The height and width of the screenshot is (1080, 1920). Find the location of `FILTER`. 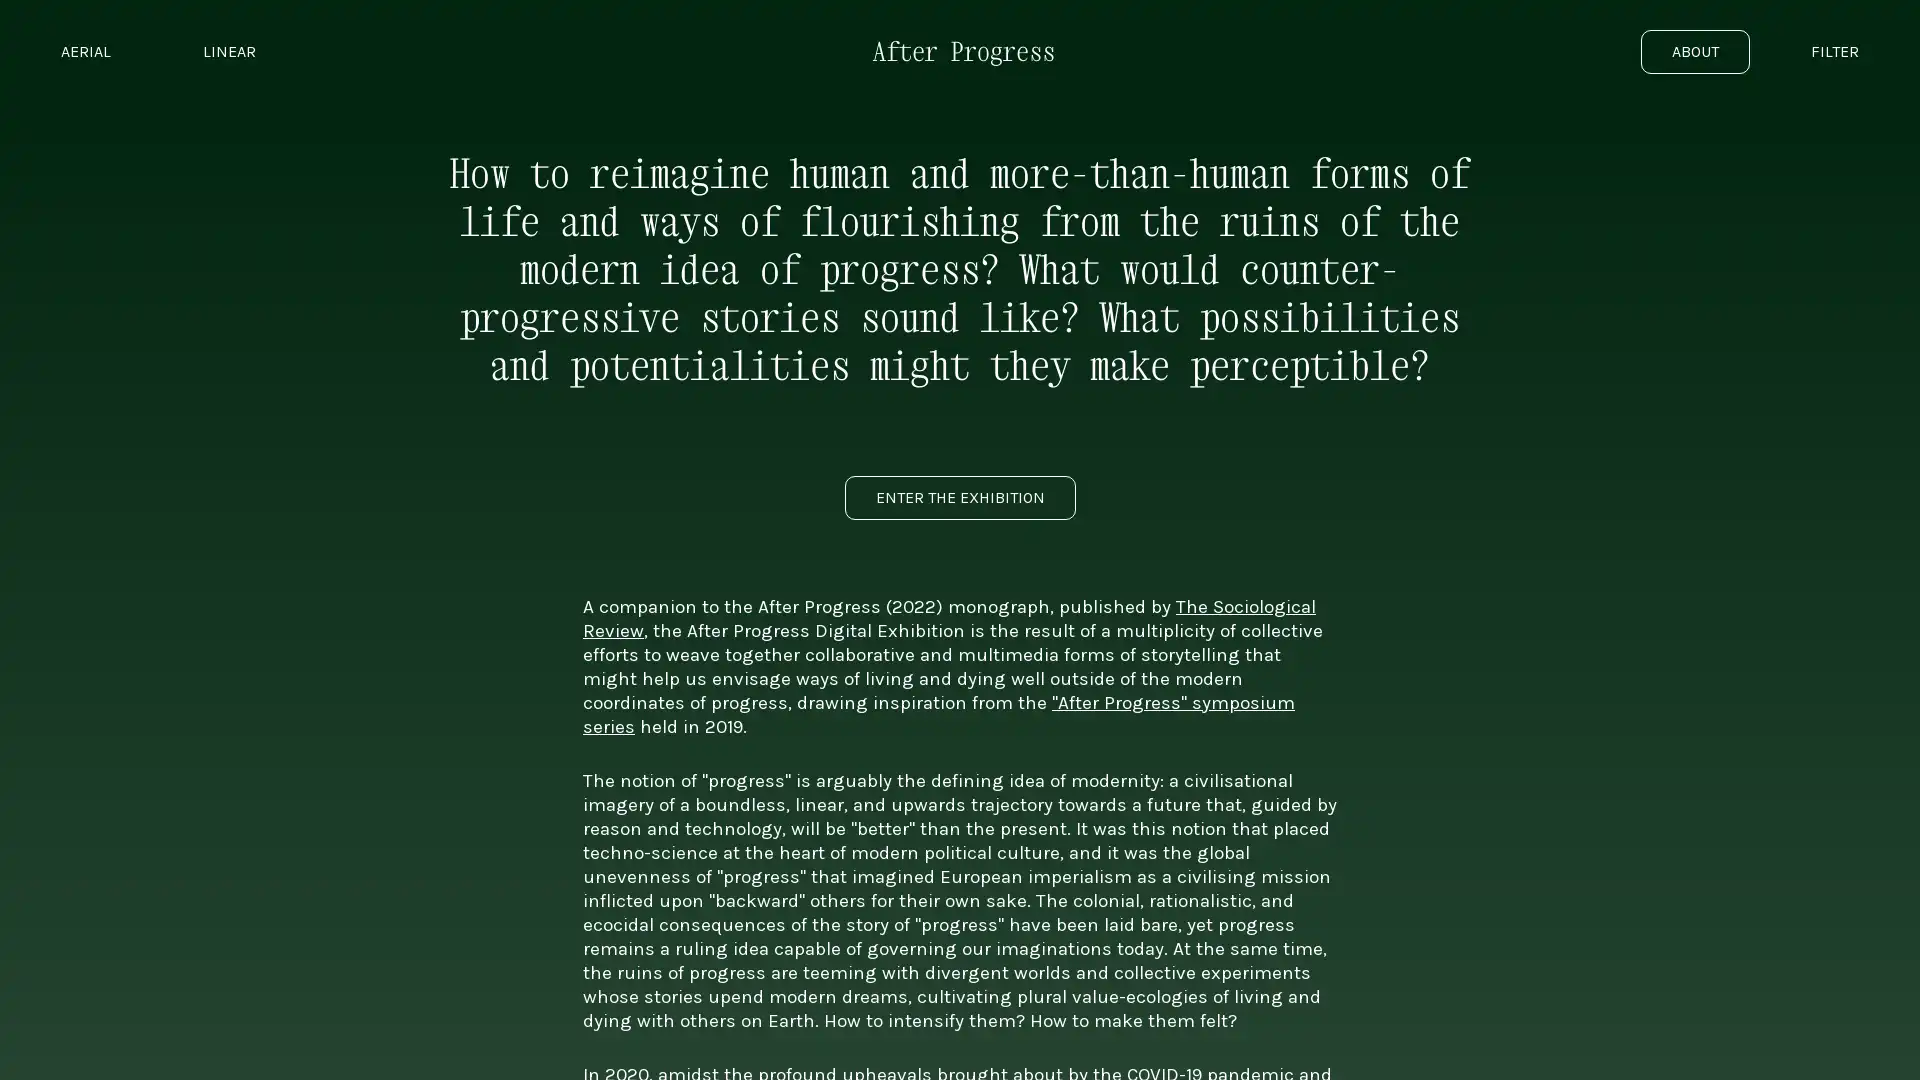

FILTER is located at coordinates (1834, 50).